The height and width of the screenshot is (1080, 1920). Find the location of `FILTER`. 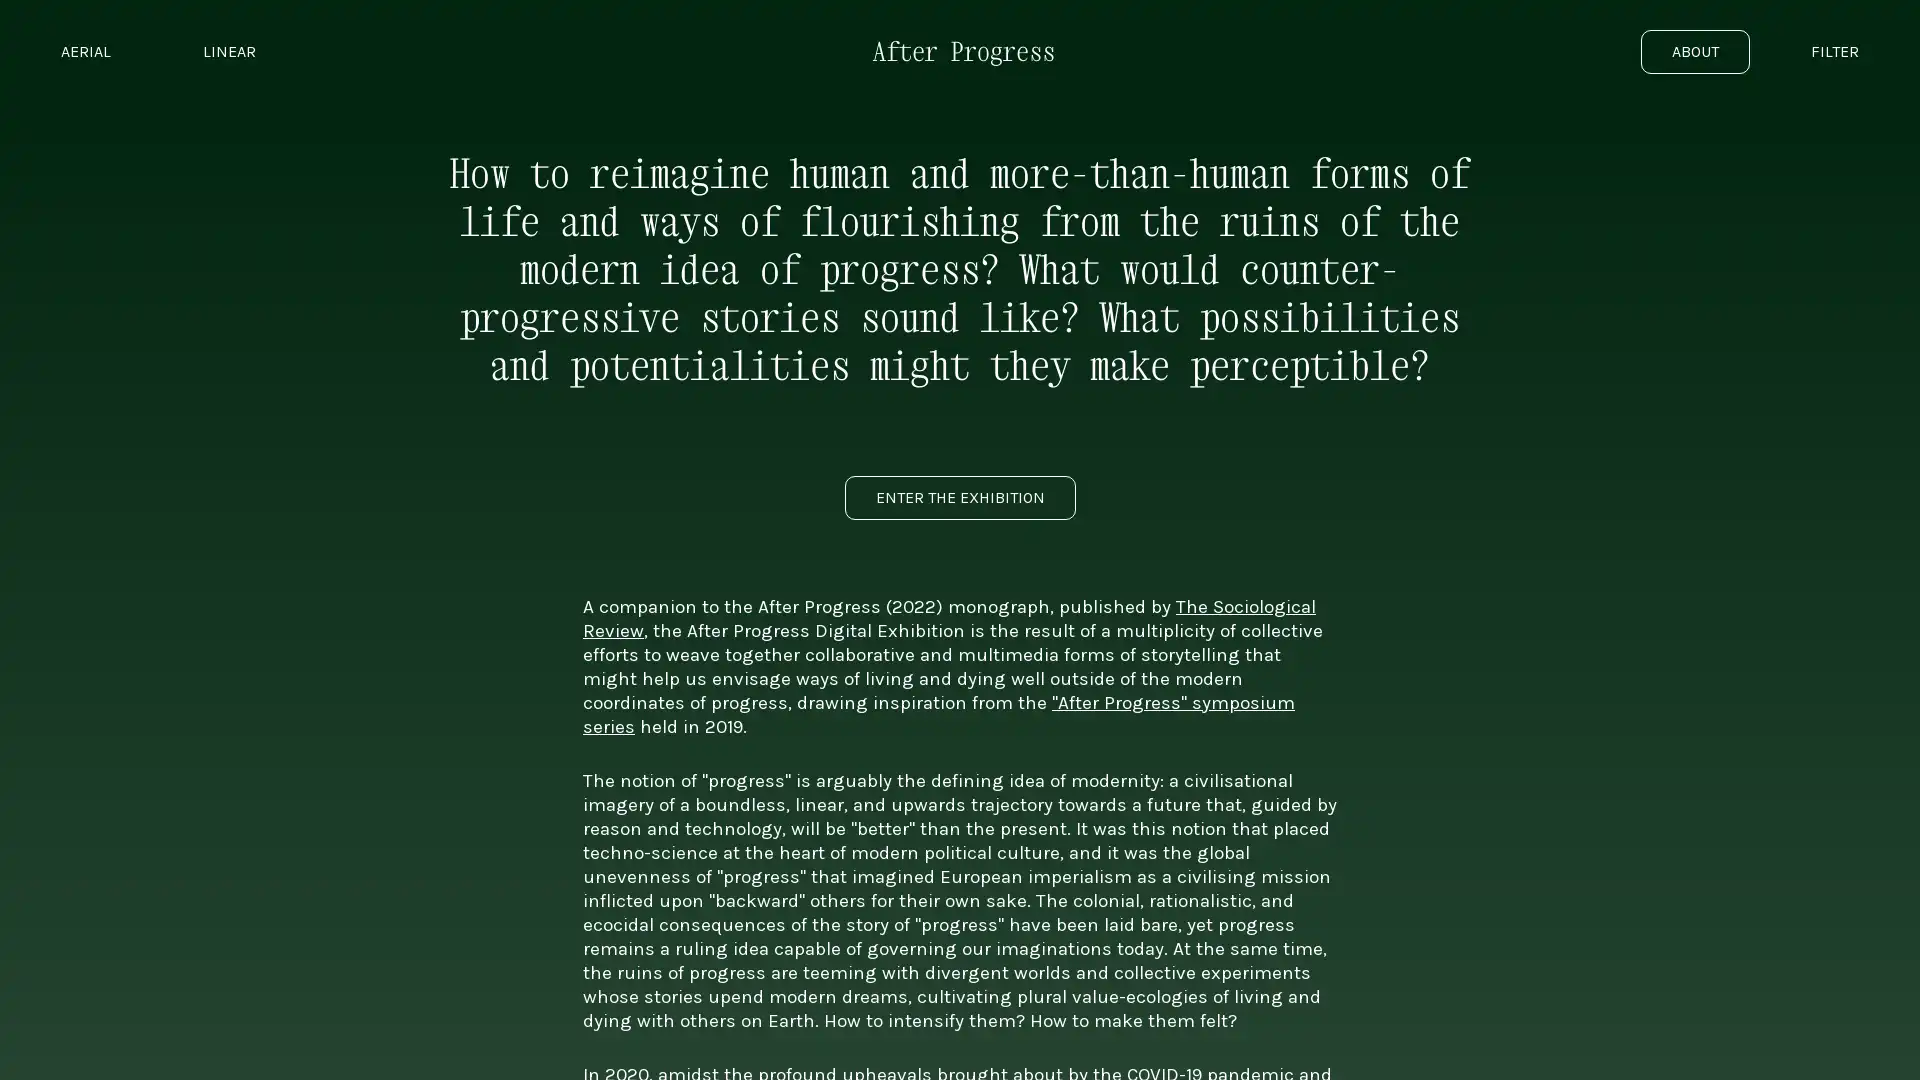

FILTER is located at coordinates (1834, 50).